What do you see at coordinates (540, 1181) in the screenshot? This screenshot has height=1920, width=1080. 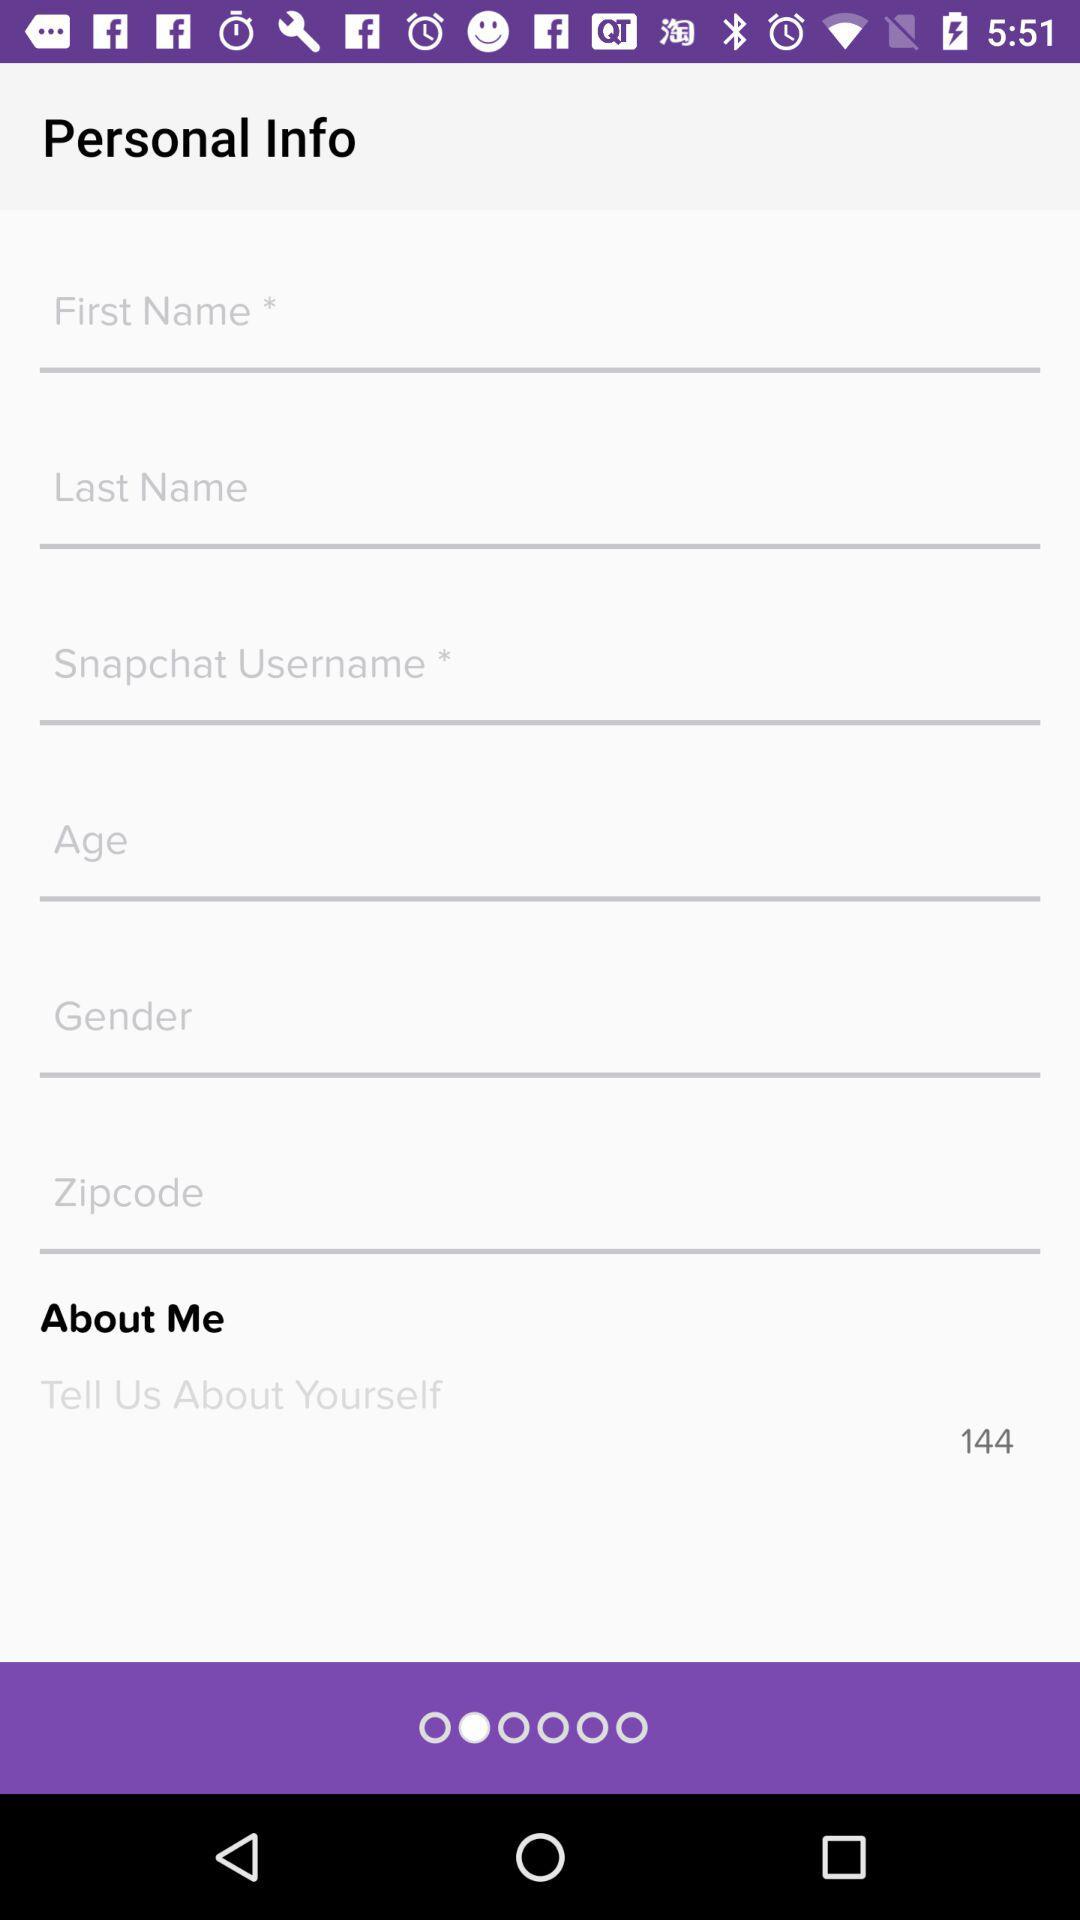 I see `open a keyboard` at bounding box center [540, 1181].